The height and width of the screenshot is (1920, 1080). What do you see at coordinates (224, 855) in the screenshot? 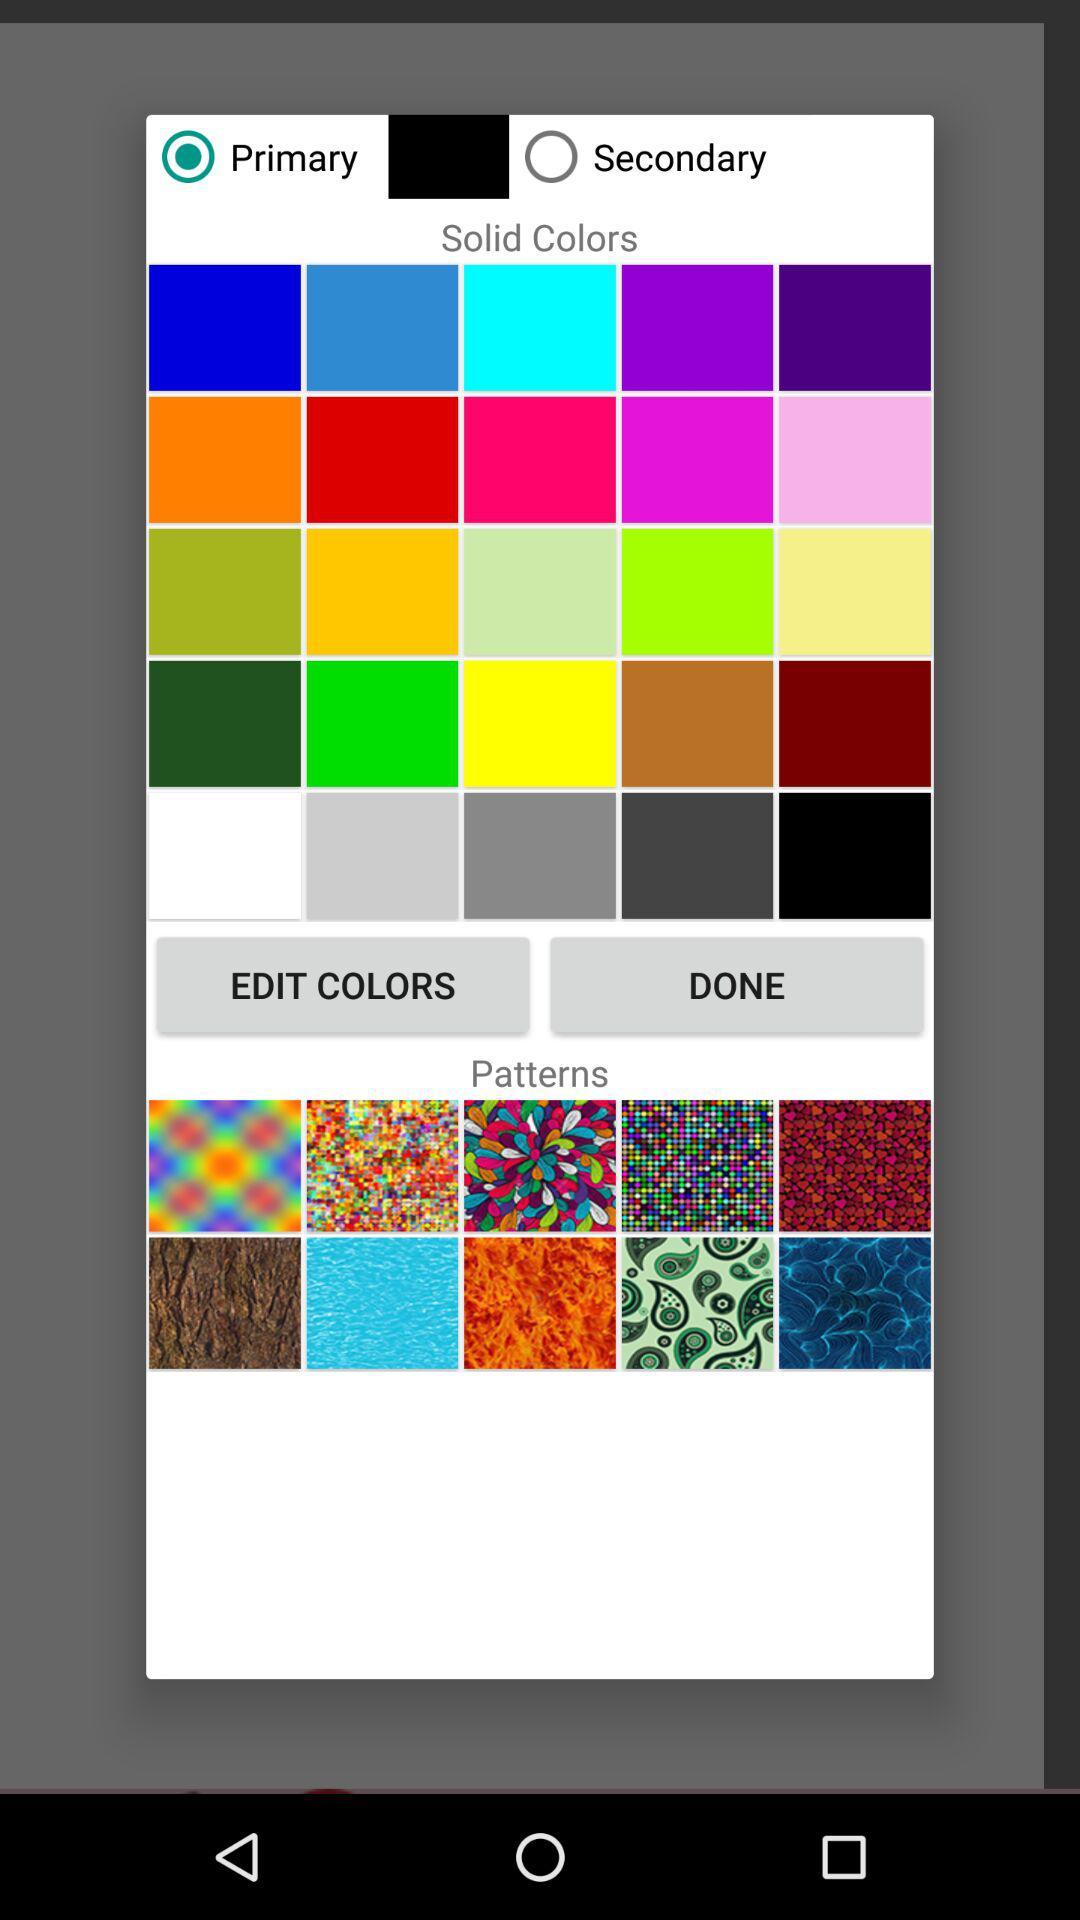
I see `button above edit colors item` at bounding box center [224, 855].